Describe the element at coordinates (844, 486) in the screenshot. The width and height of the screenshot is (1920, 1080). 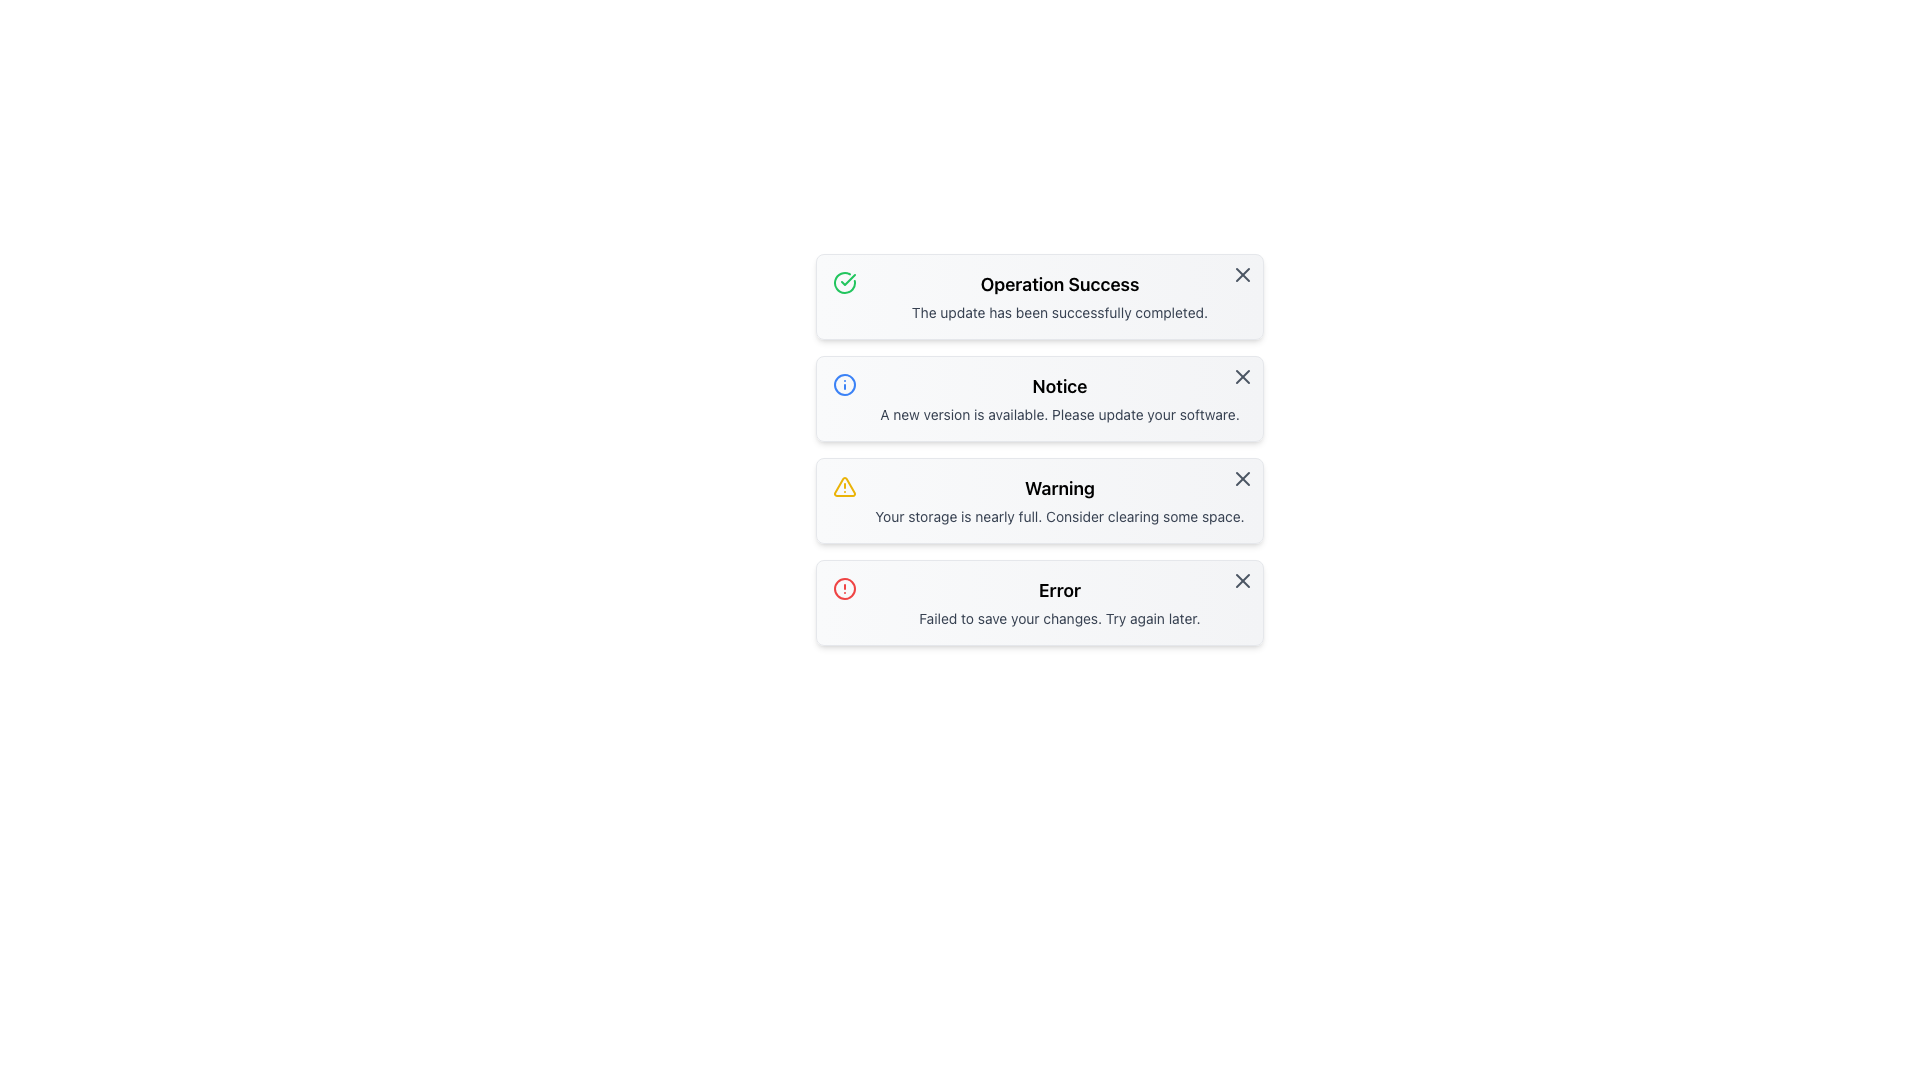
I see `the triangular outline of the warning icon with a yellow outline located in the 'Warning' alert box, positioned to the left of the 'Warning' text` at that location.